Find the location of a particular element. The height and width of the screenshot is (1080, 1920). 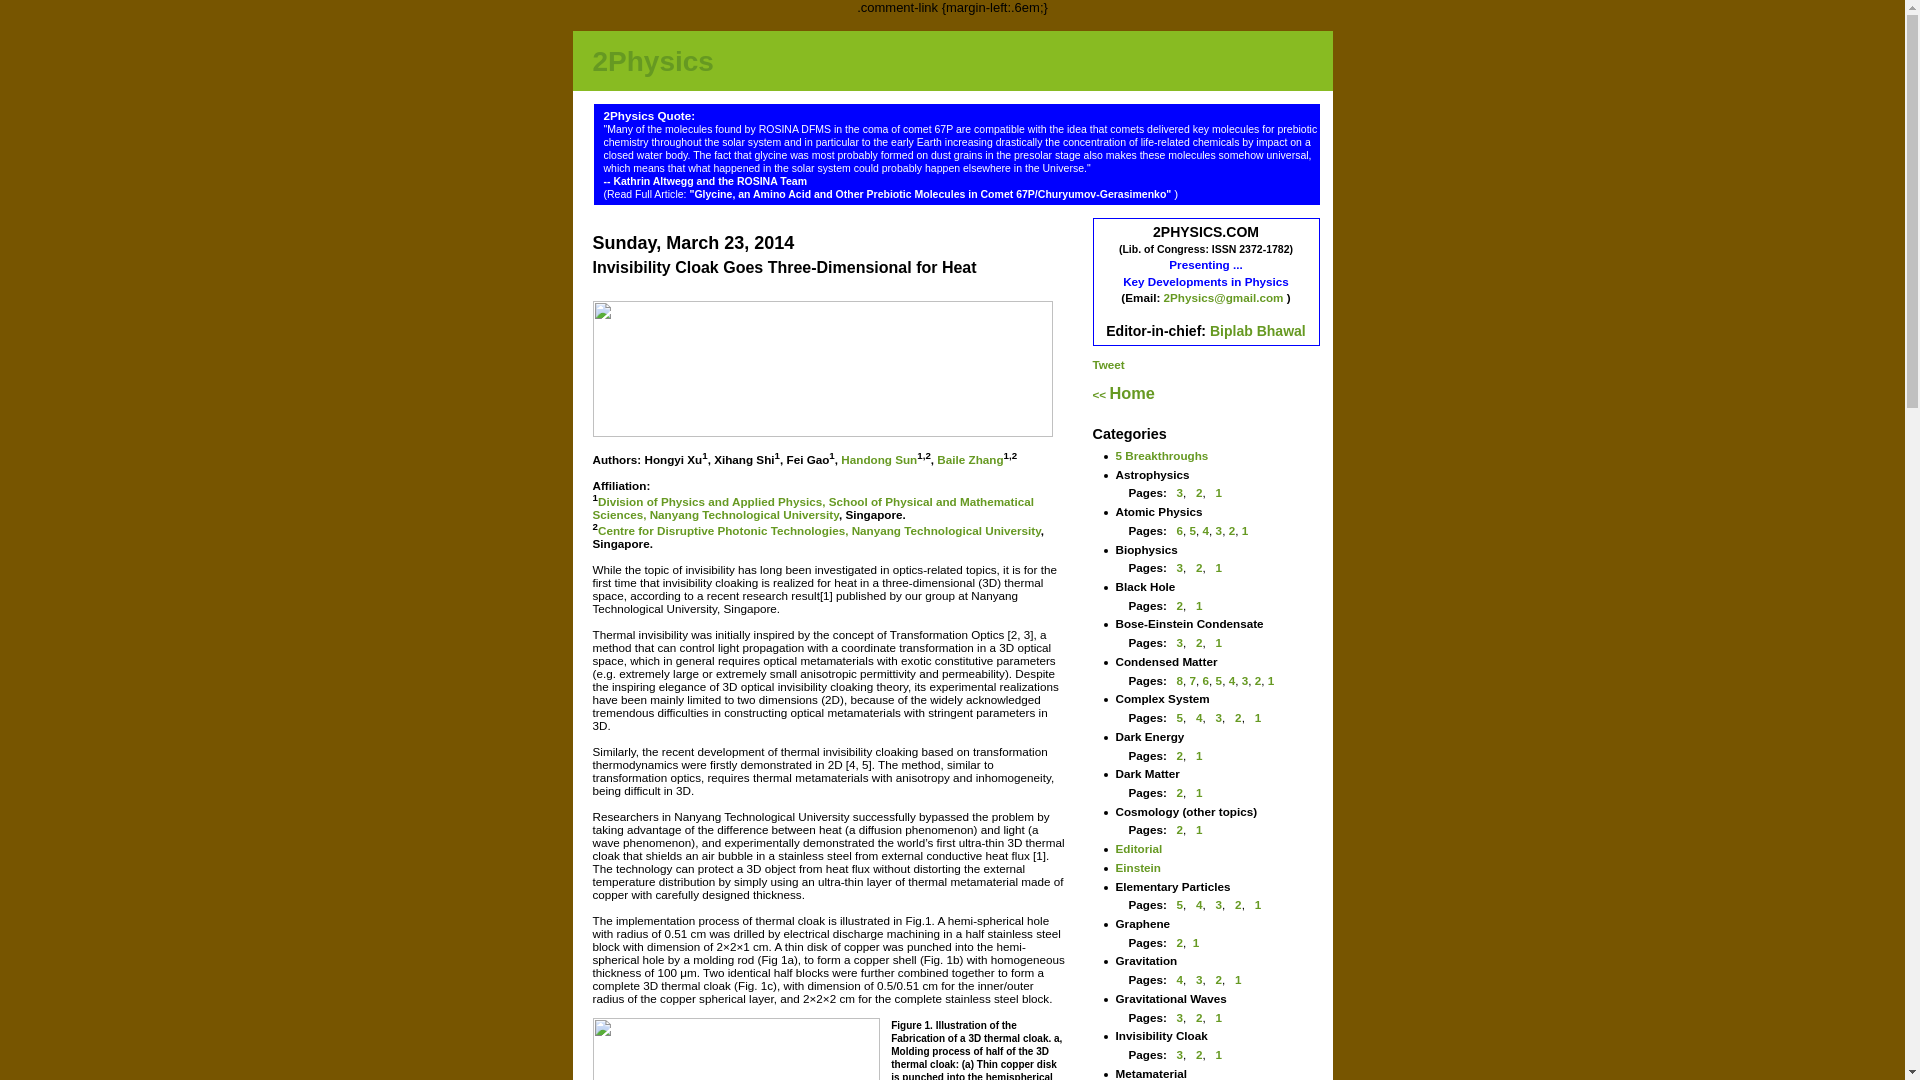

'1' is located at coordinates (1199, 791).